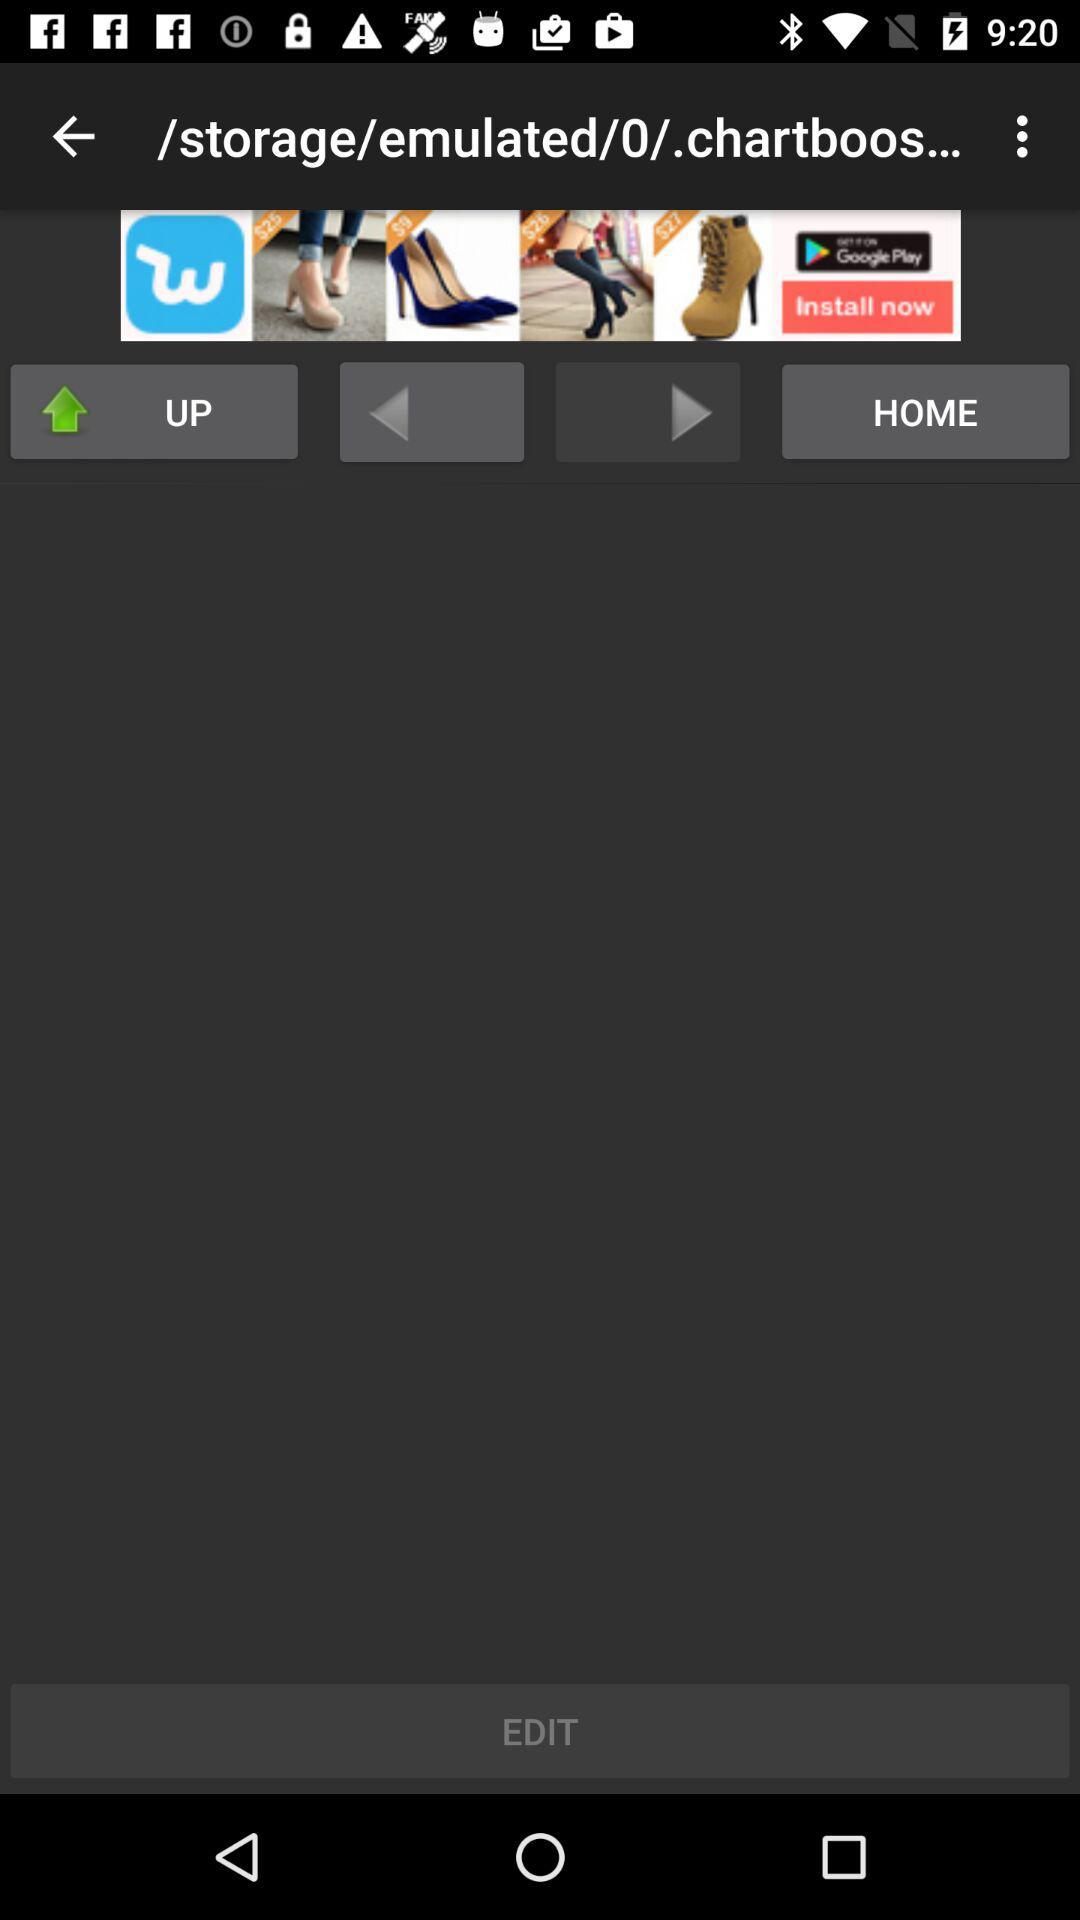 Image resolution: width=1080 pixels, height=1920 pixels. Describe the element at coordinates (540, 274) in the screenshot. I see `advert pop up` at that location.